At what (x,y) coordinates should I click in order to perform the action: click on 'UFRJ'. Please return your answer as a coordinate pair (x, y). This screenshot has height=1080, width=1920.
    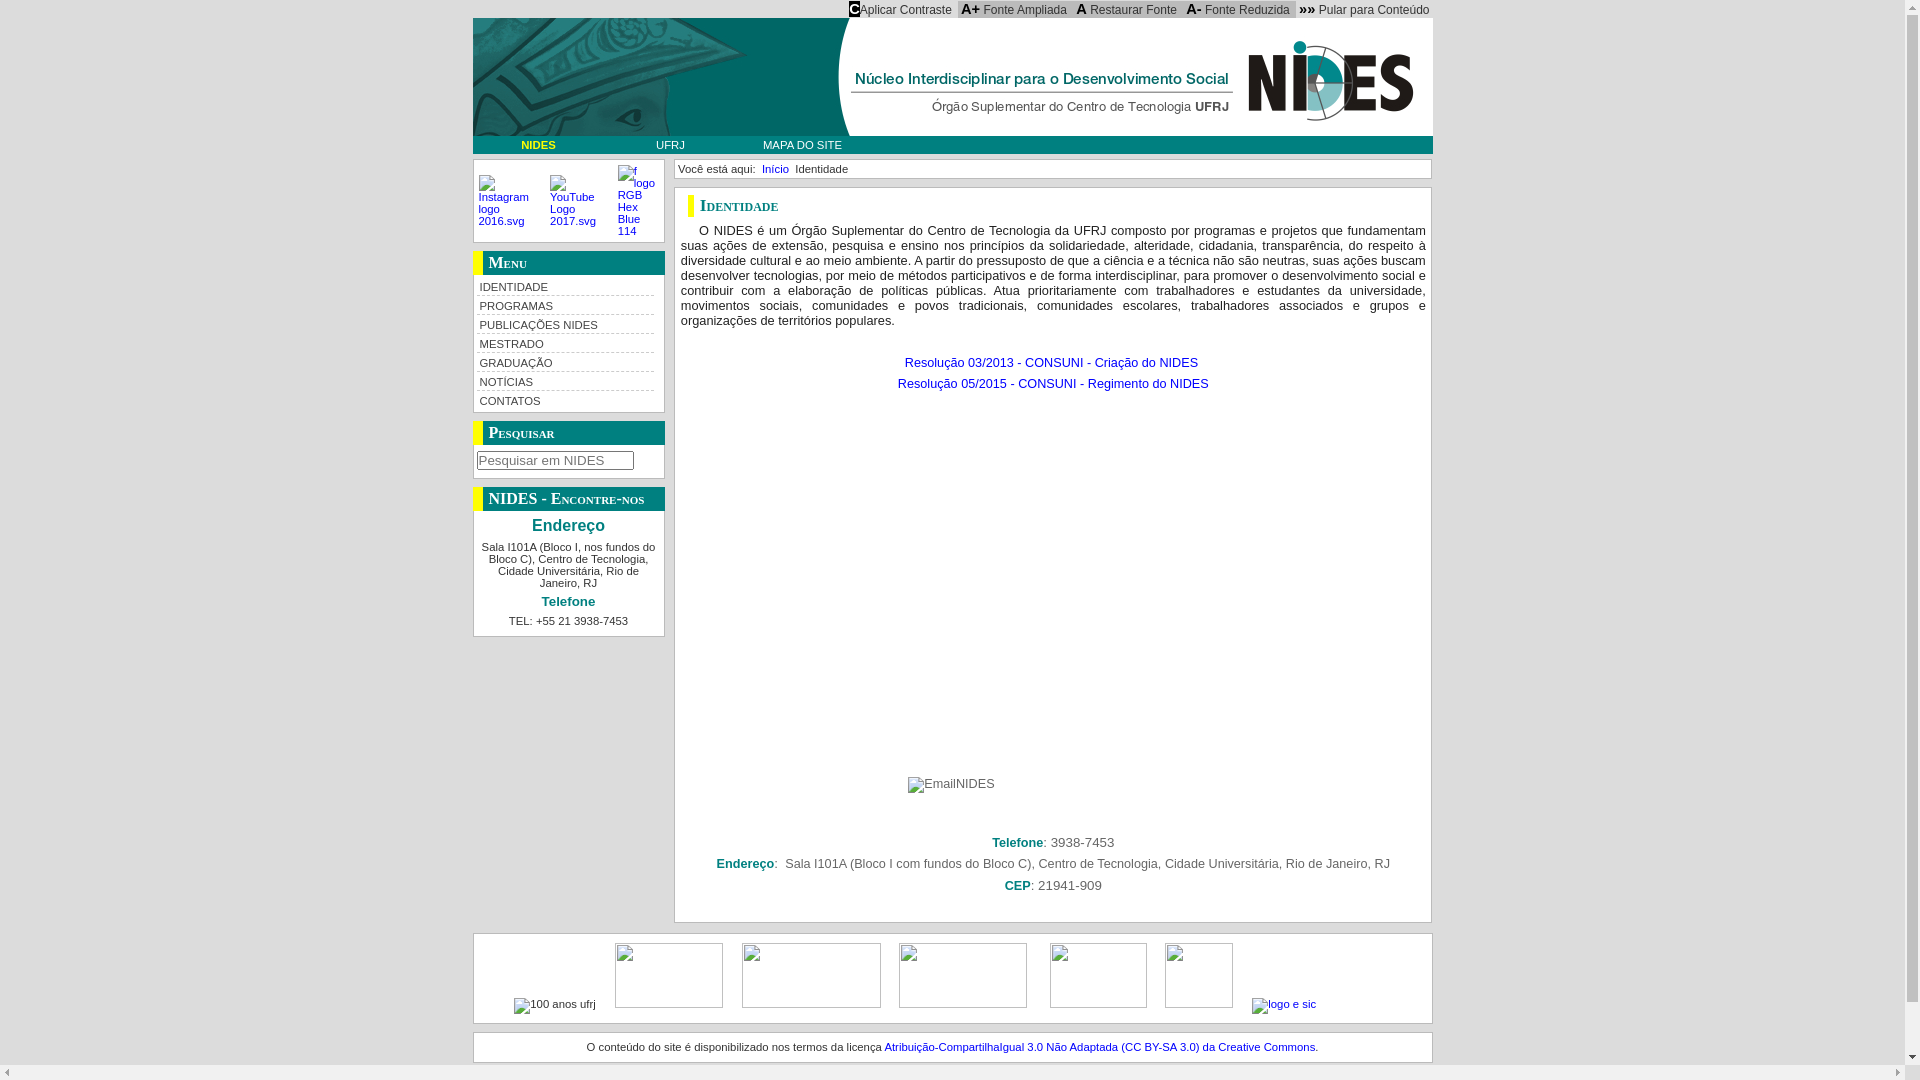
    Looking at the image, I should click on (603, 144).